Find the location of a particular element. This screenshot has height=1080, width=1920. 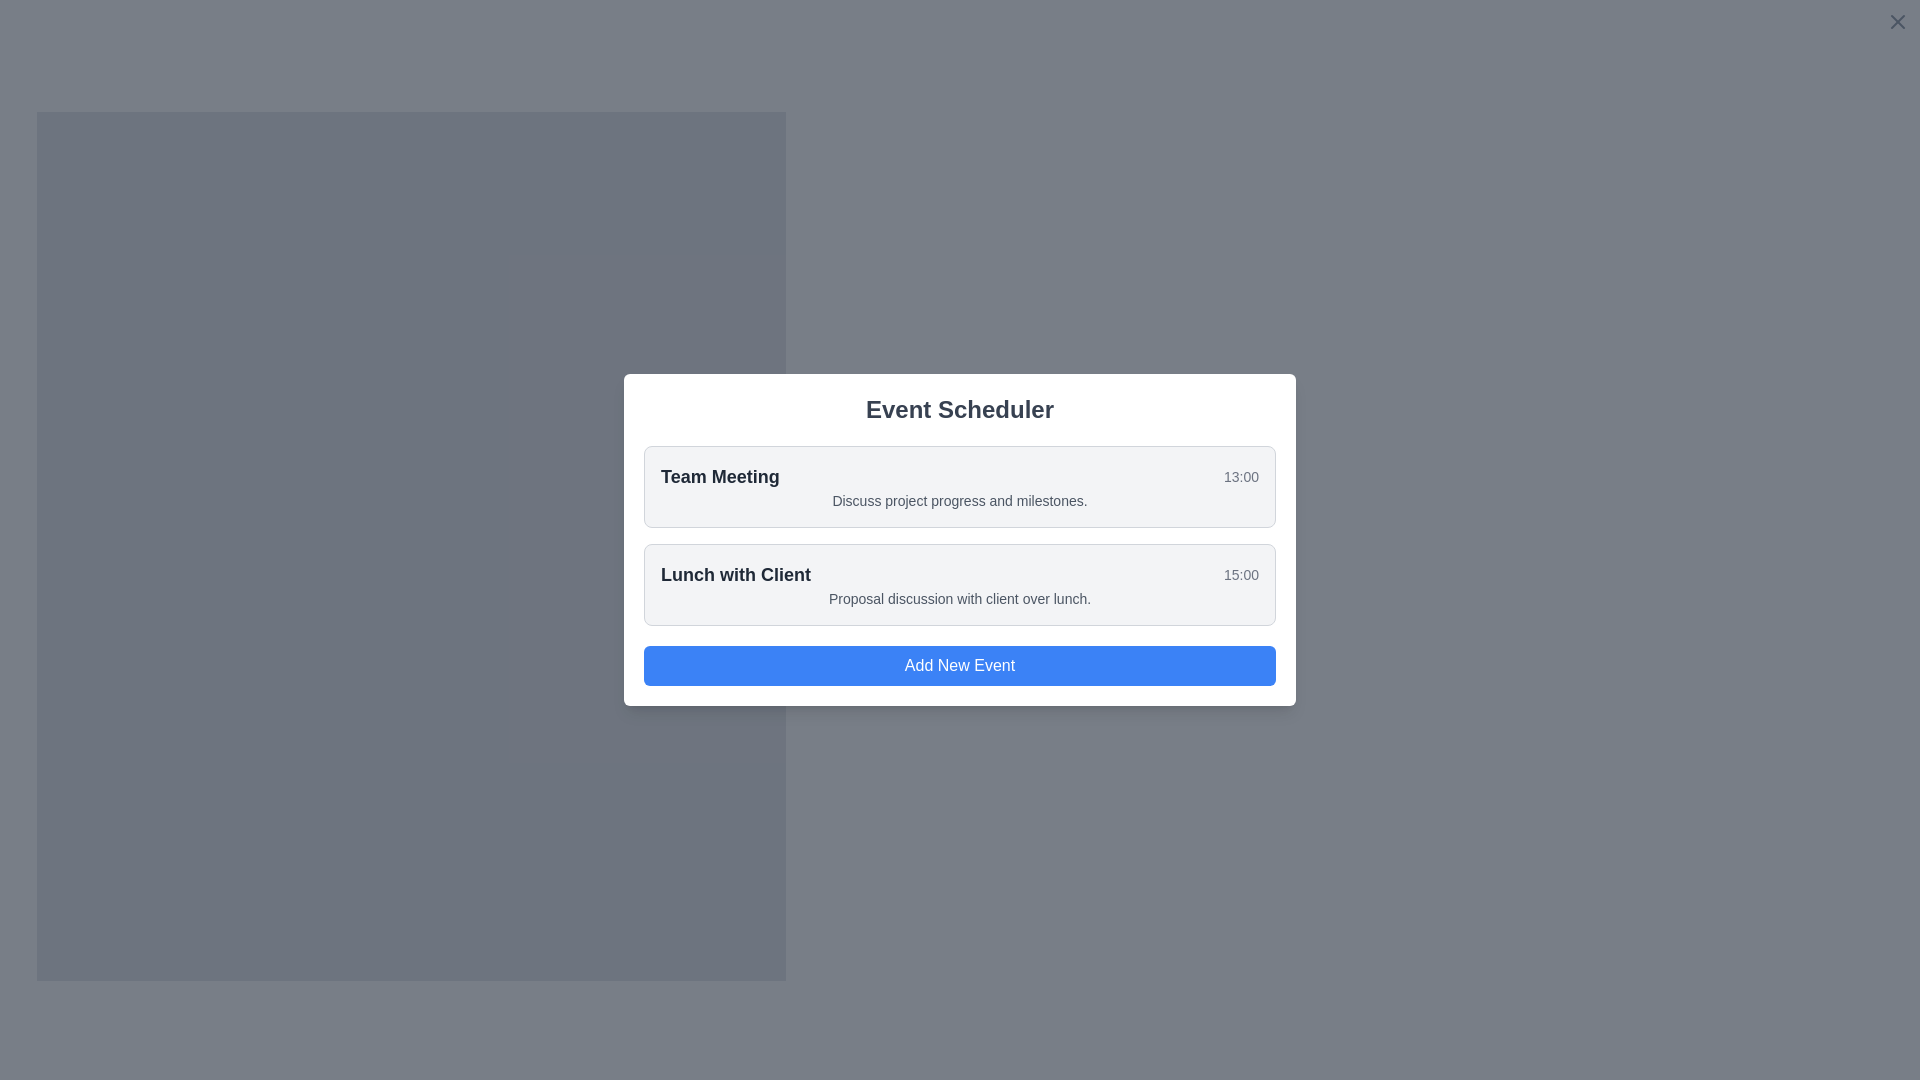

properties of the SVG component that represents one part of the 'X' icon located at the top-right corner of the interface is located at coordinates (1896, 22).